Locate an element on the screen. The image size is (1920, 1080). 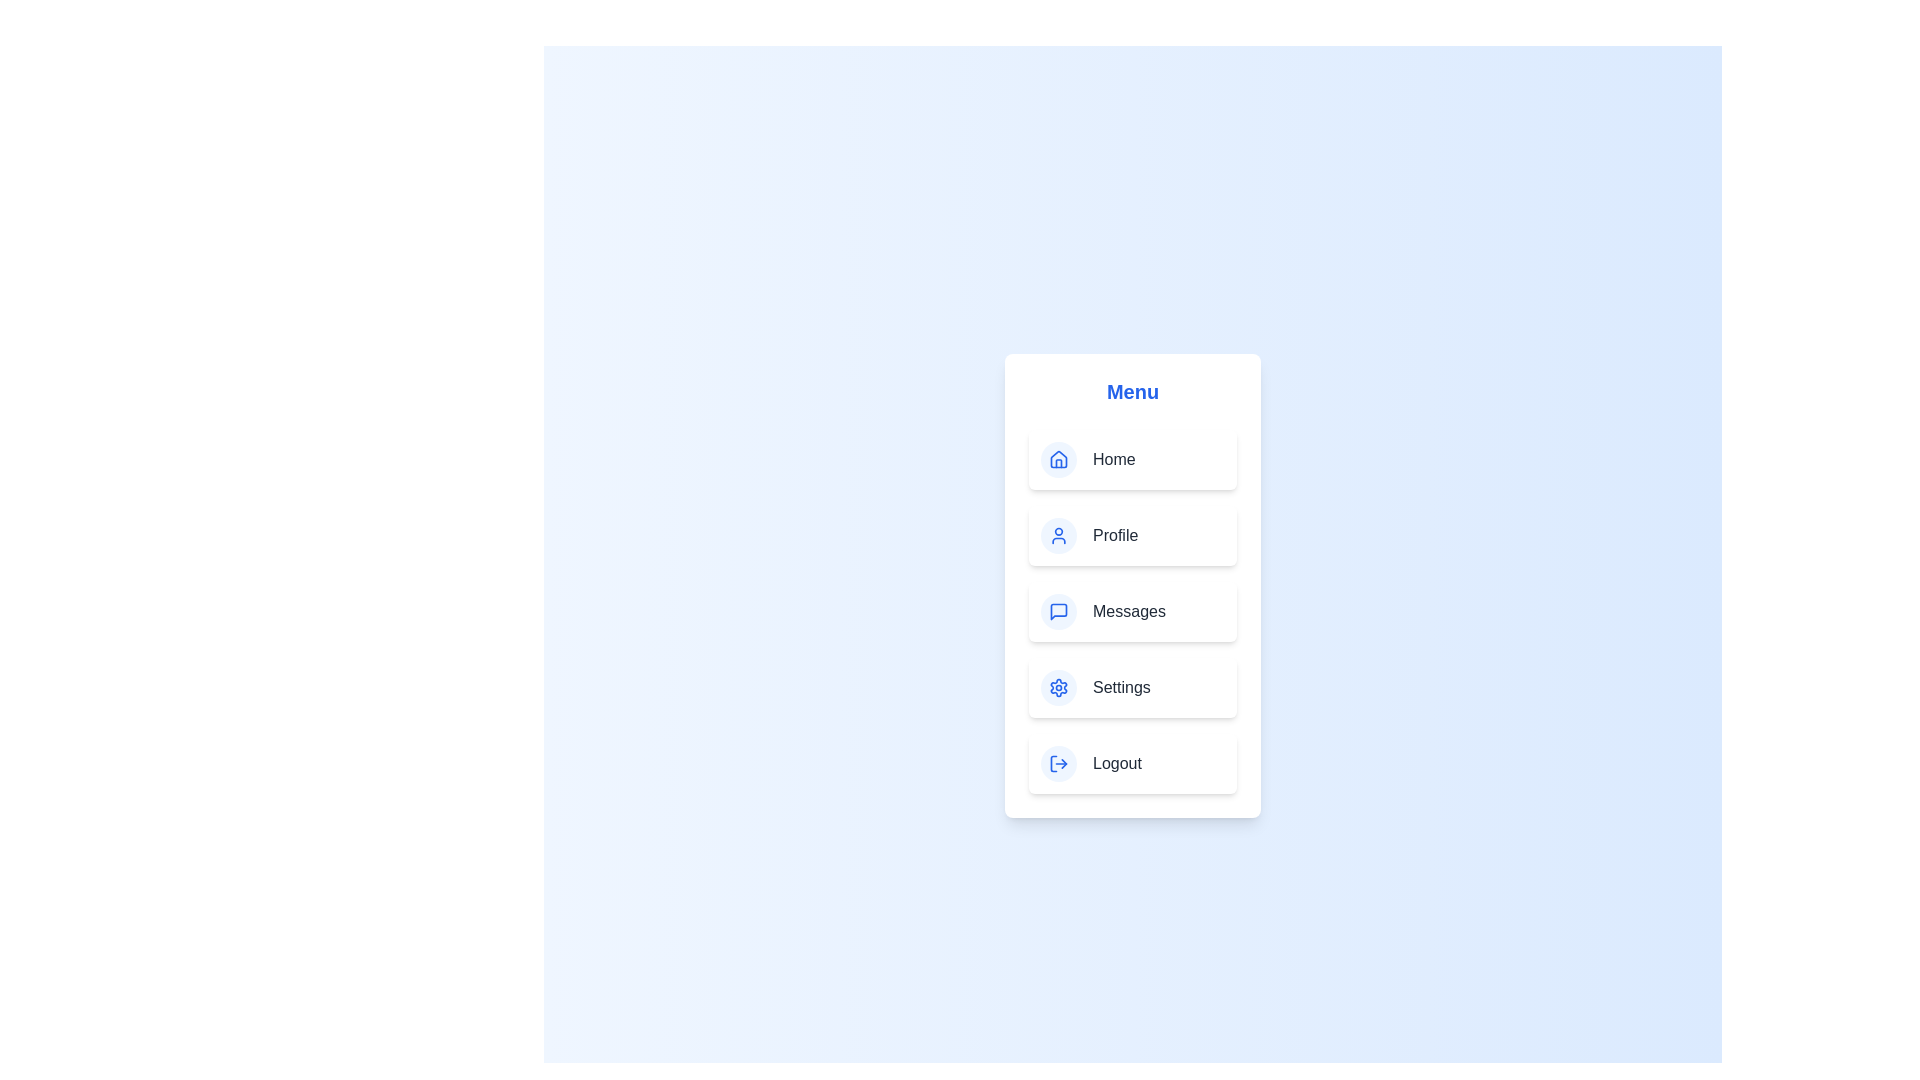
the menu item labeled Profile is located at coordinates (1132, 535).